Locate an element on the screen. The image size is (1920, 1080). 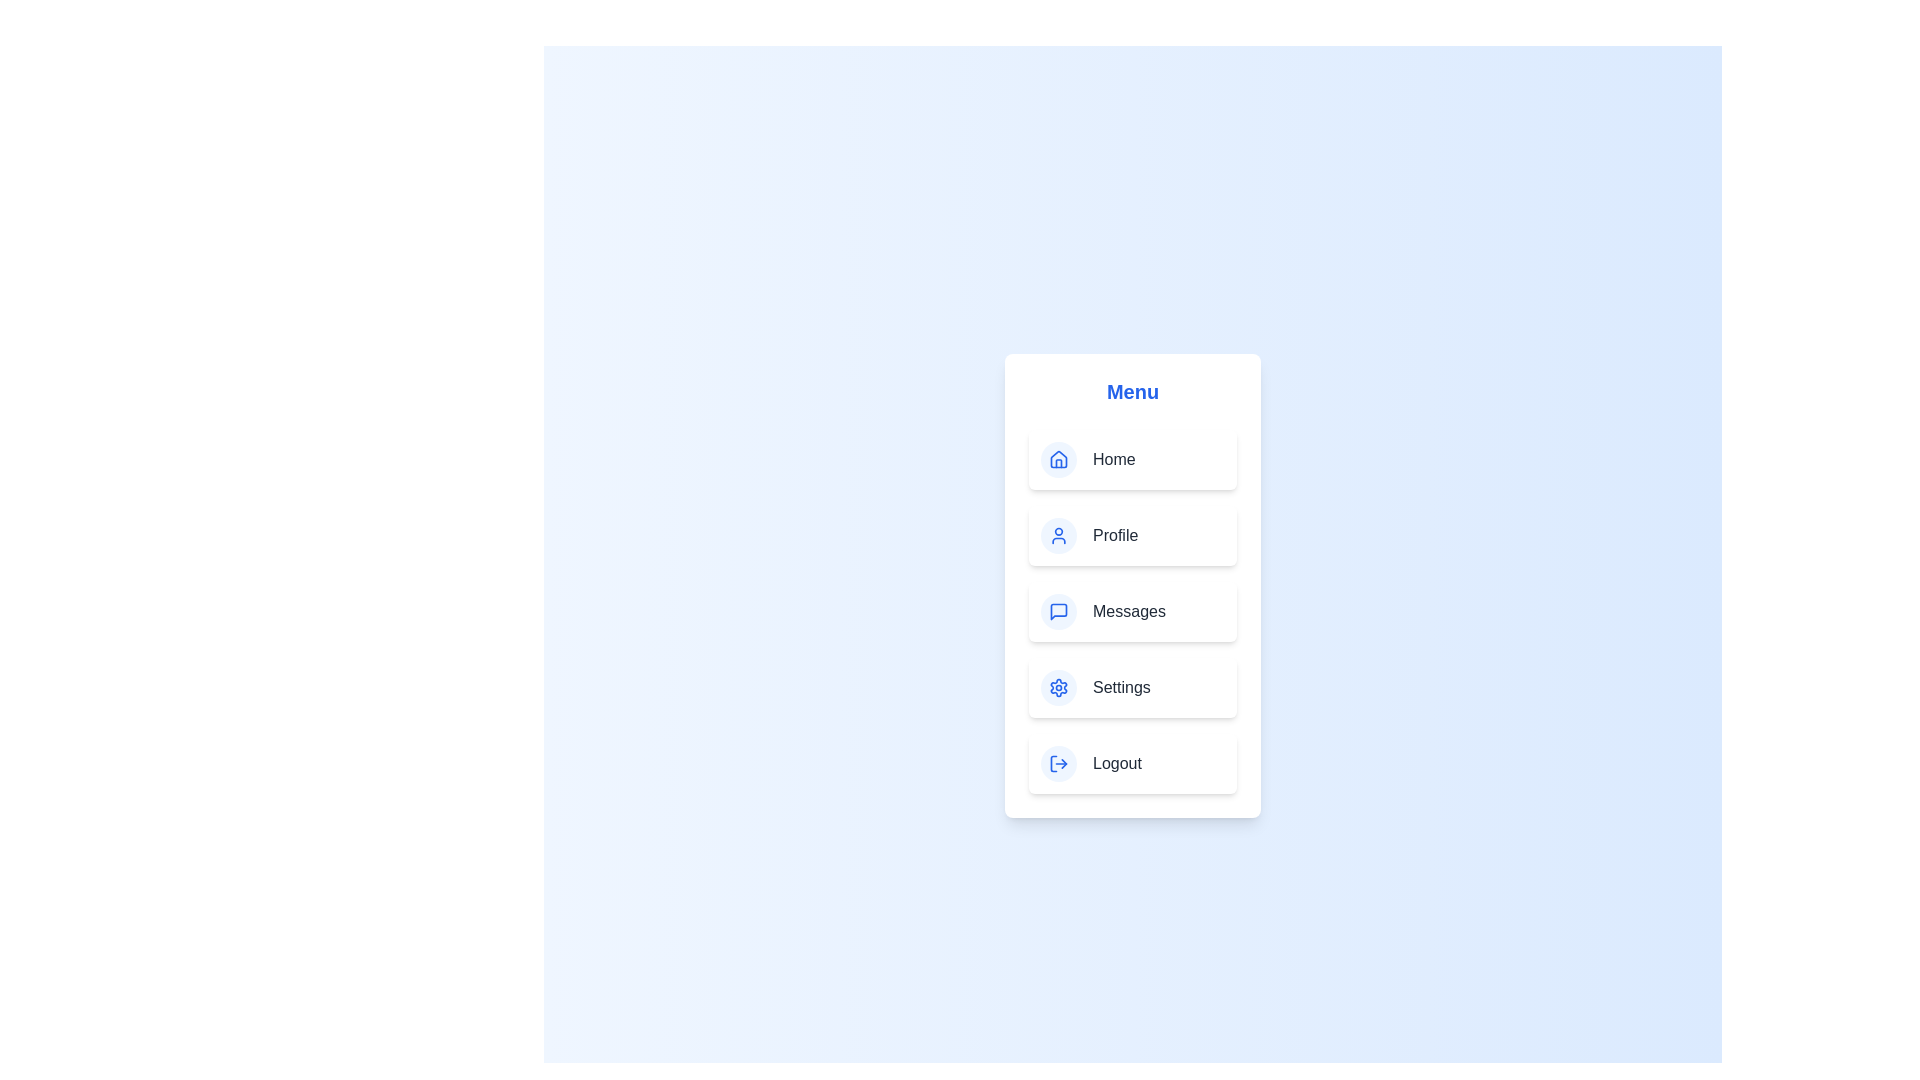
the menu item labeled Profile is located at coordinates (1132, 535).